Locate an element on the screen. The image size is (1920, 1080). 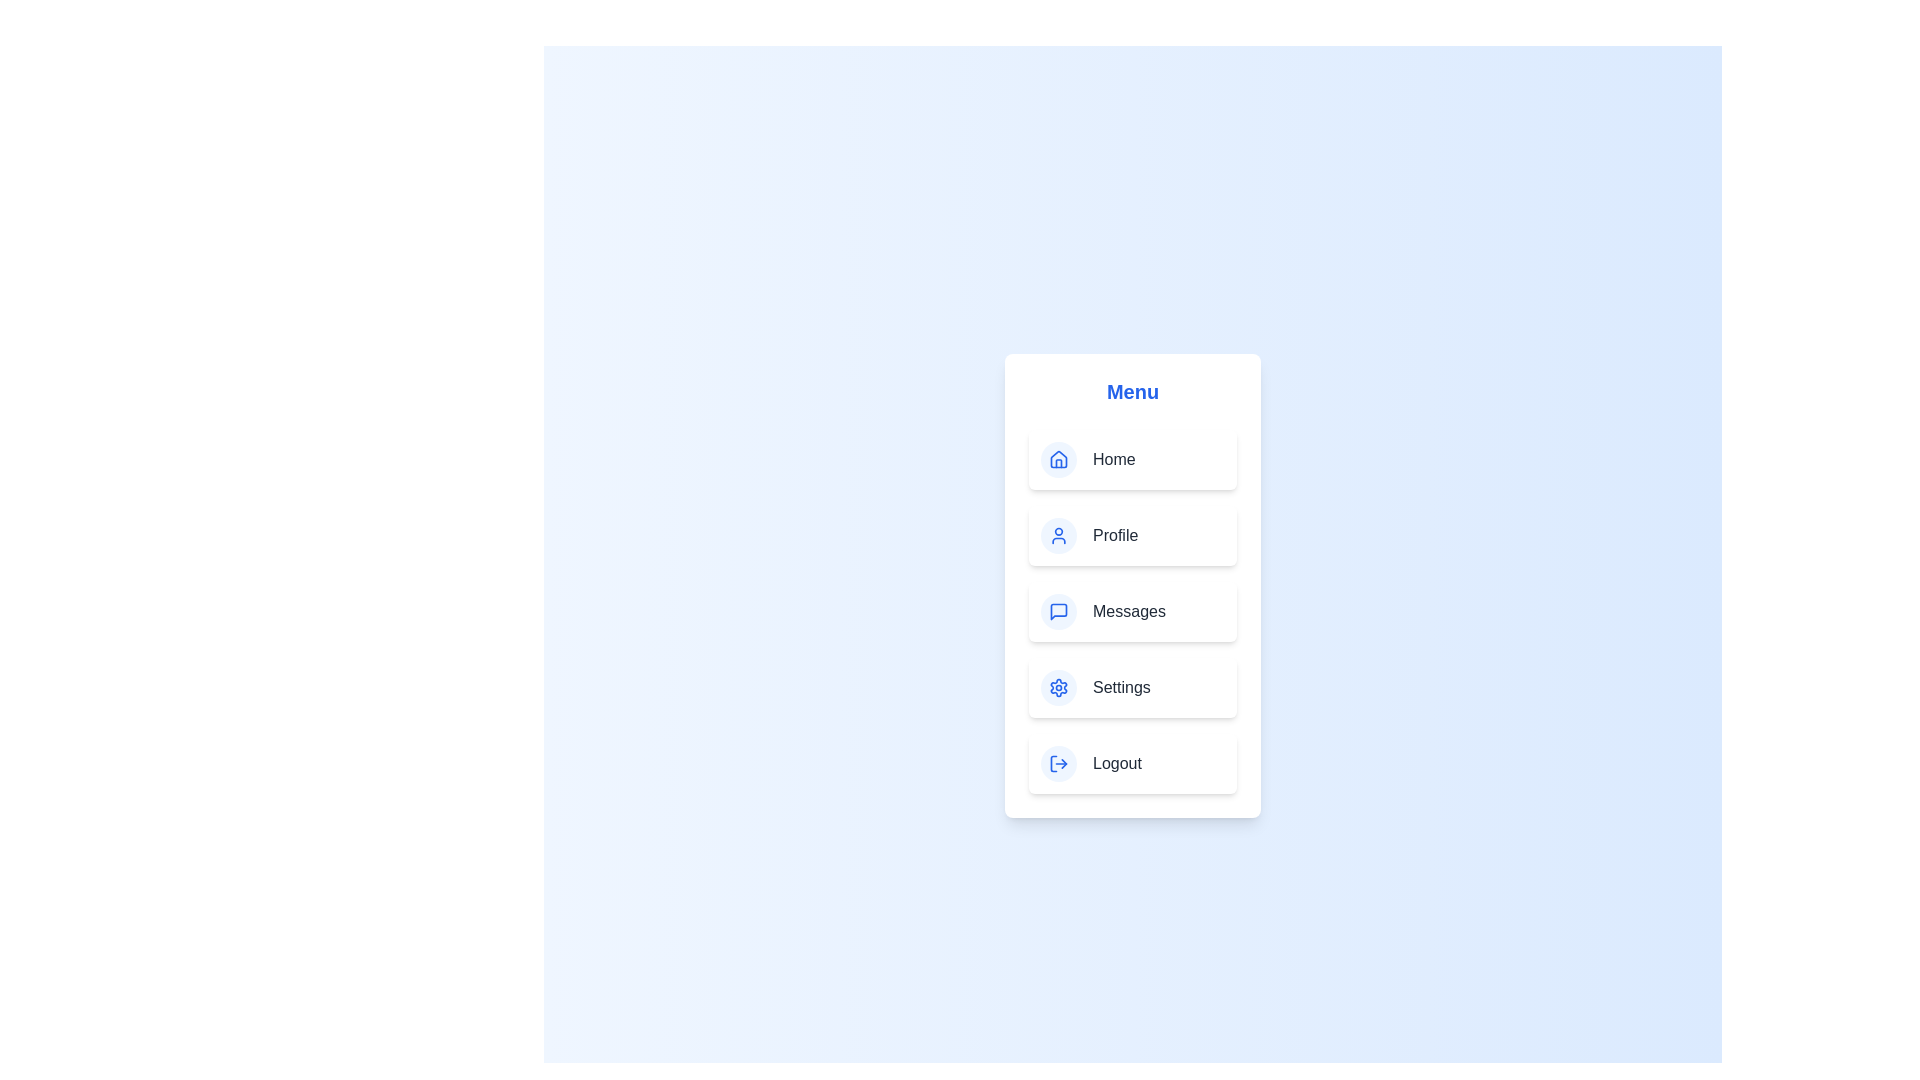
the menu item labeled Profile is located at coordinates (1132, 535).